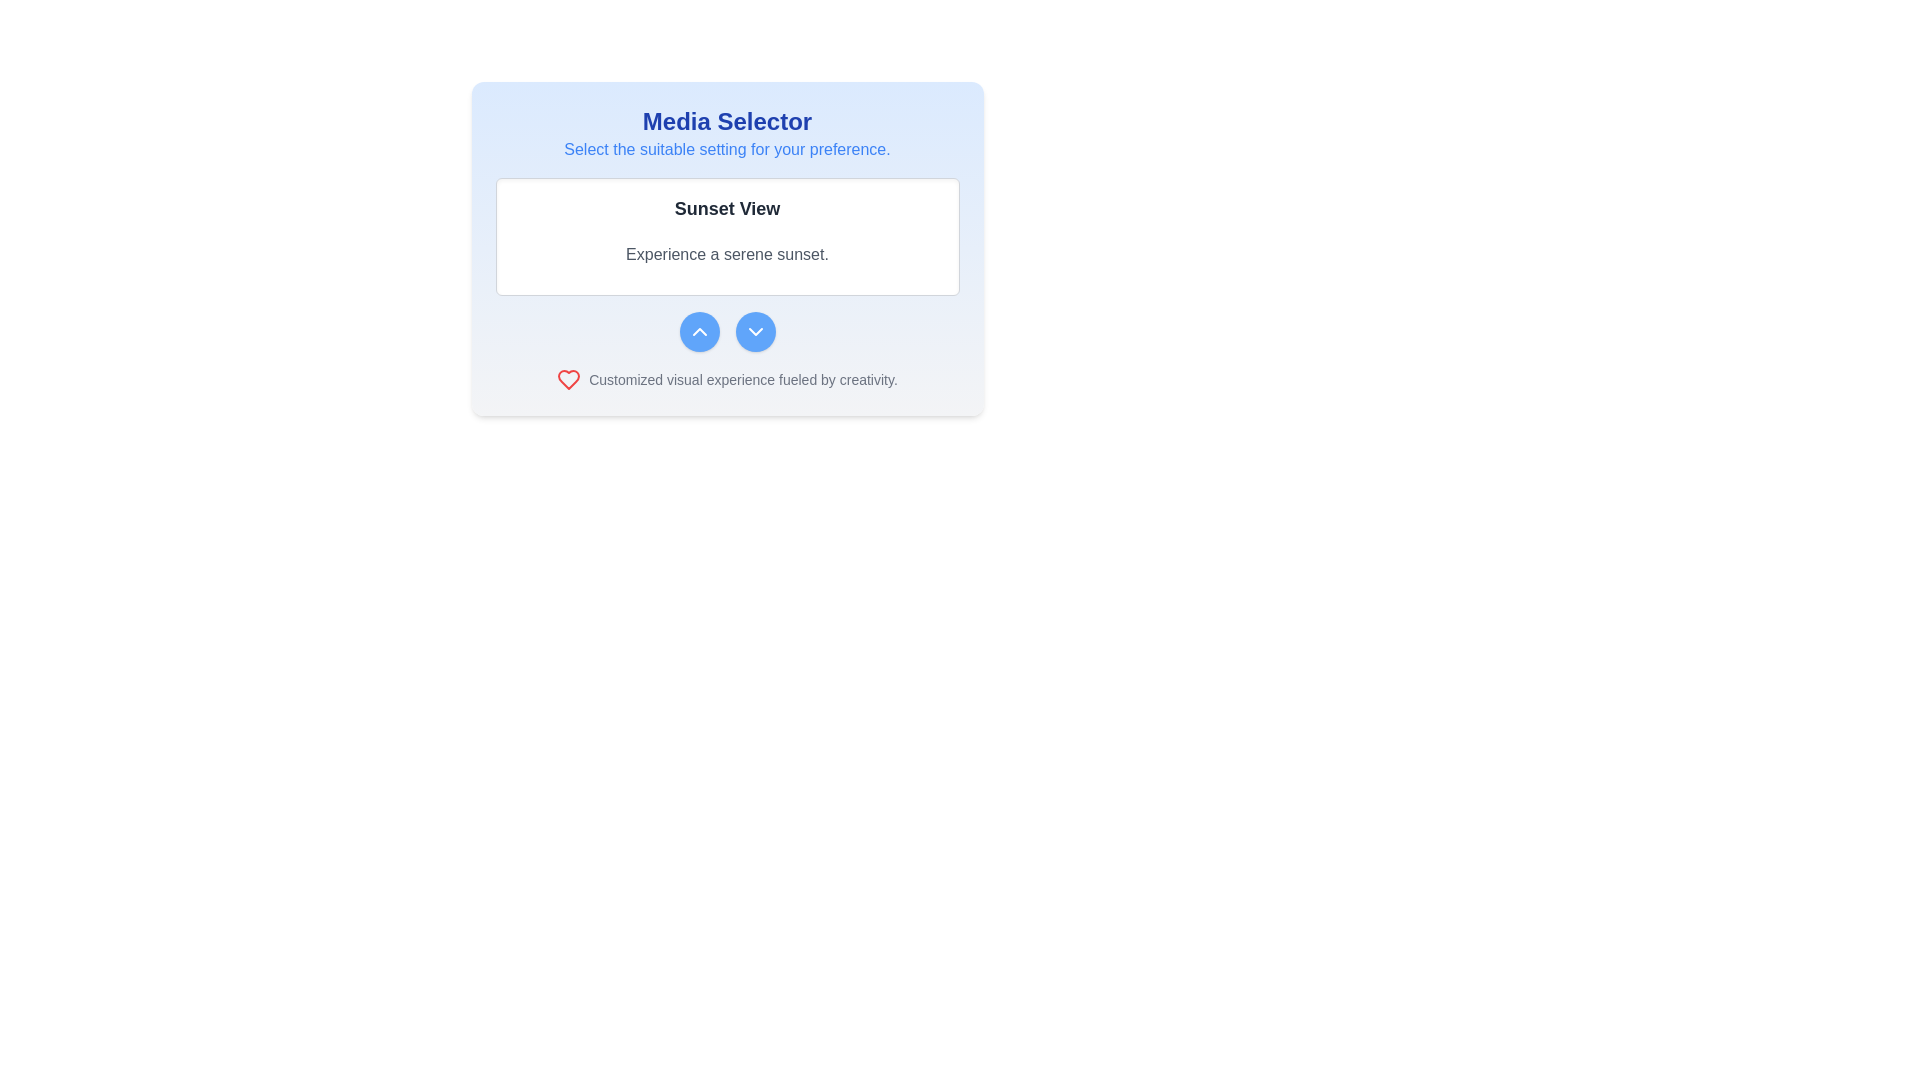 Image resolution: width=1920 pixels, height=1080 pixels. I want to click on the heart icon located in the bottom left section underneath the main content box, which likely represents a feature for favoriting or liking, so click(568, 380).